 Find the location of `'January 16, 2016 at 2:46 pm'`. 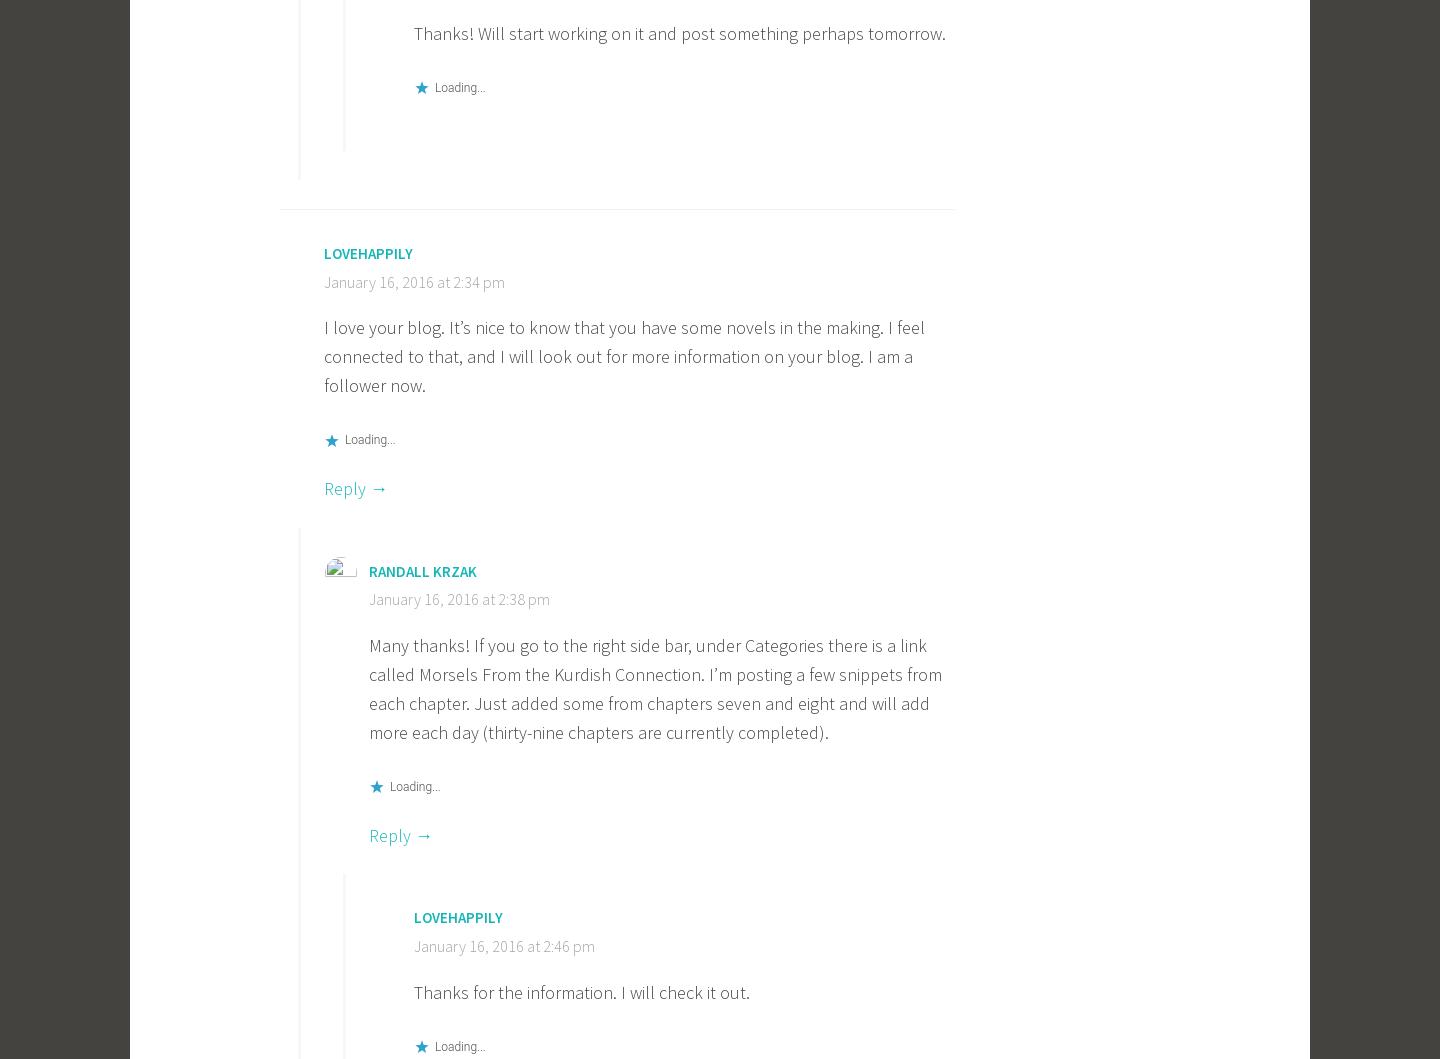

'January 16, 2016 at 2:46 pm' is located at coordinates (503, 946).